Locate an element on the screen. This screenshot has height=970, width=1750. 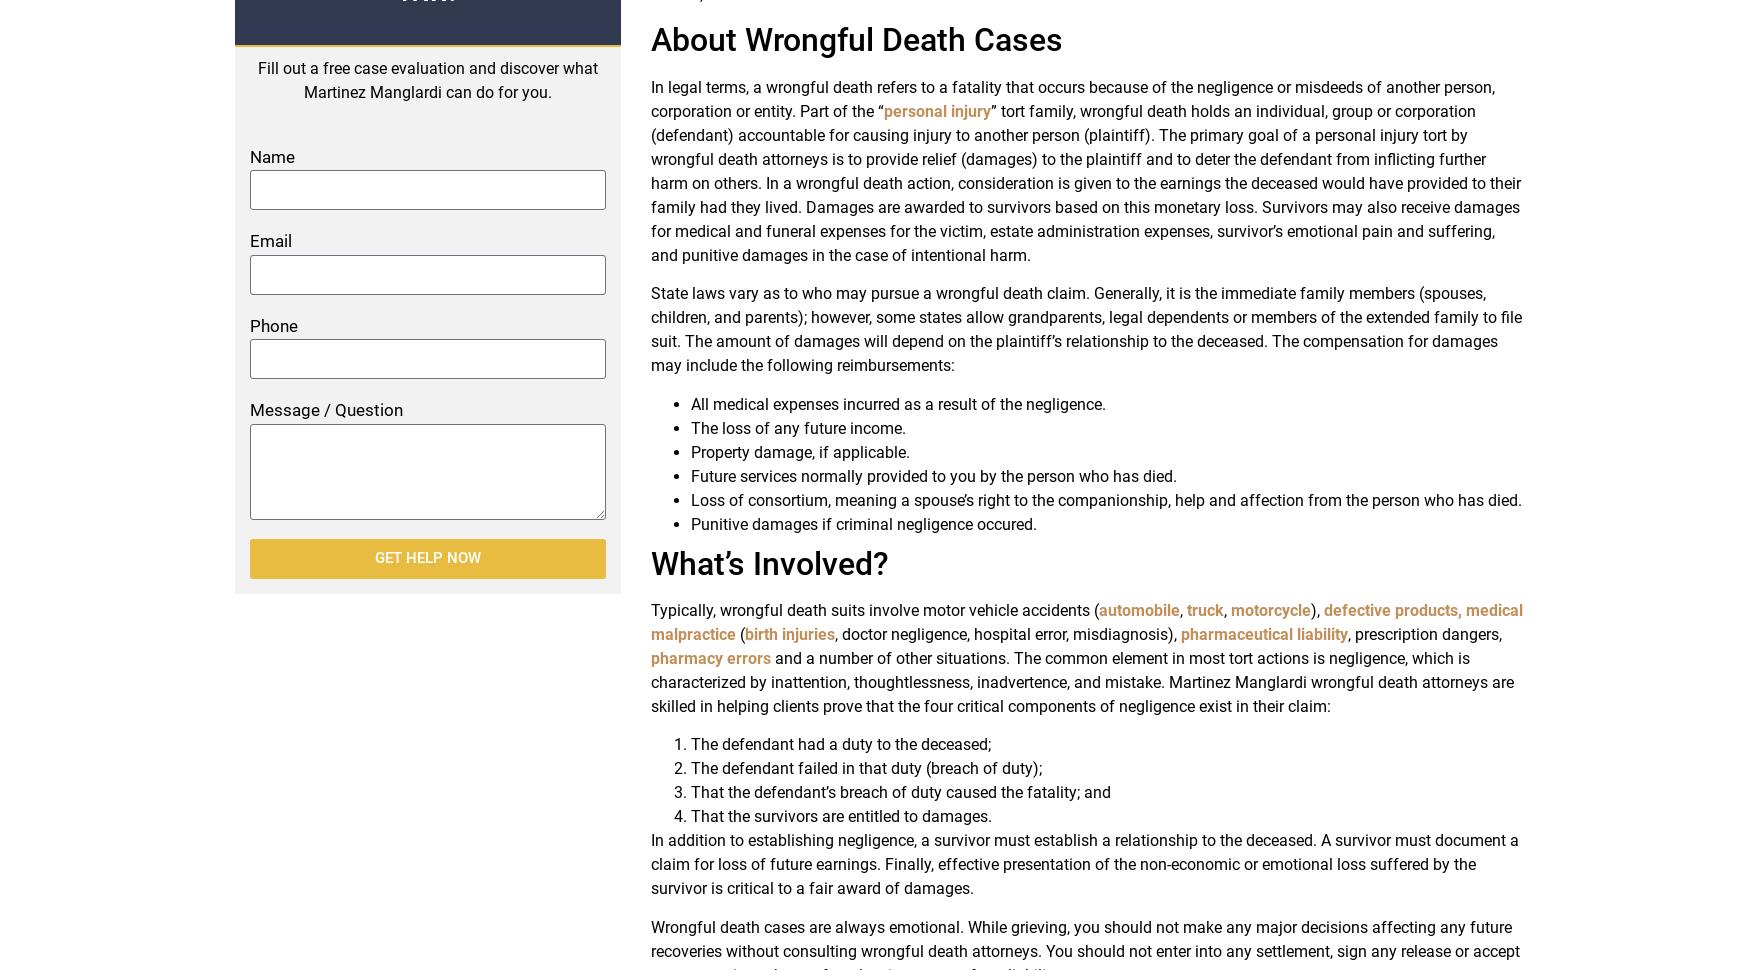
'),' is located at coordinates (1316, 609).